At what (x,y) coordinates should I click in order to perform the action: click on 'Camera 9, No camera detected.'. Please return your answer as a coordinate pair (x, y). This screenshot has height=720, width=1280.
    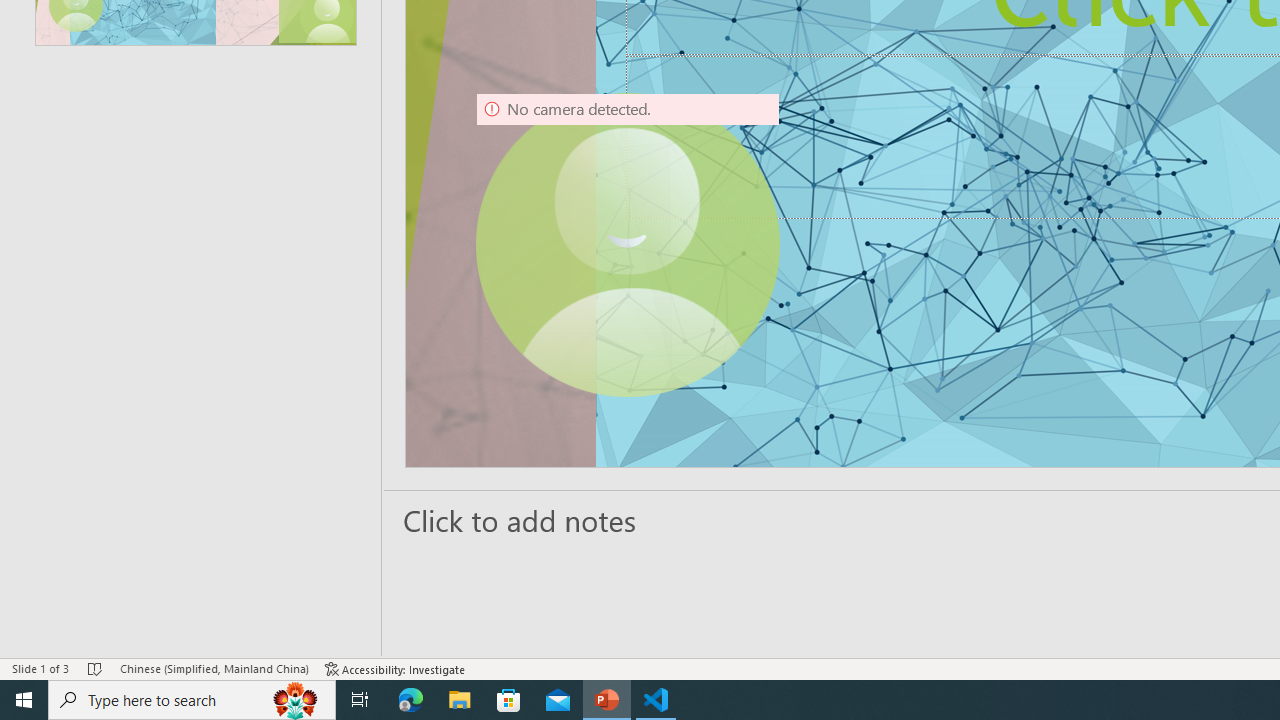
    Looking at the image, I should click on (626, 244).